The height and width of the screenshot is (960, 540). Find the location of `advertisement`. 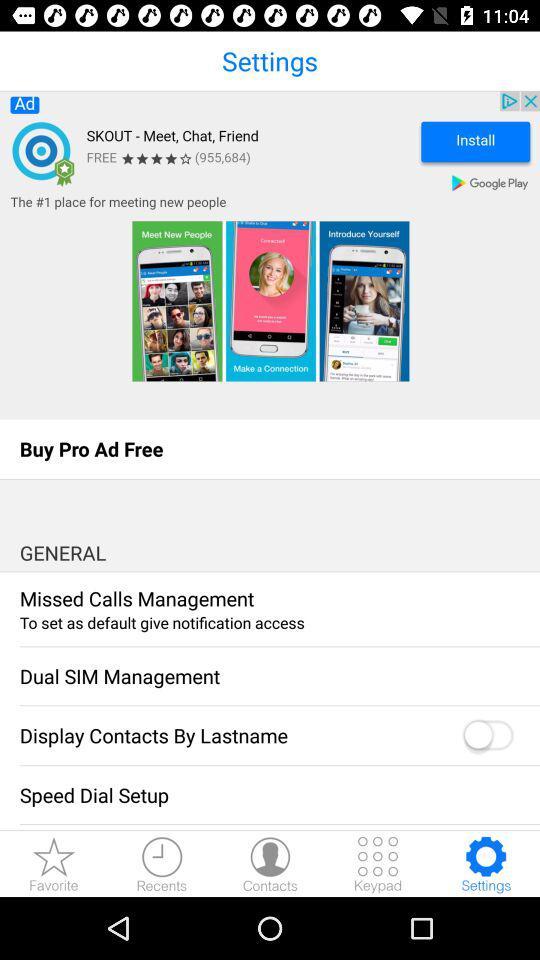

advertisement is located at coordinates (270, 254).